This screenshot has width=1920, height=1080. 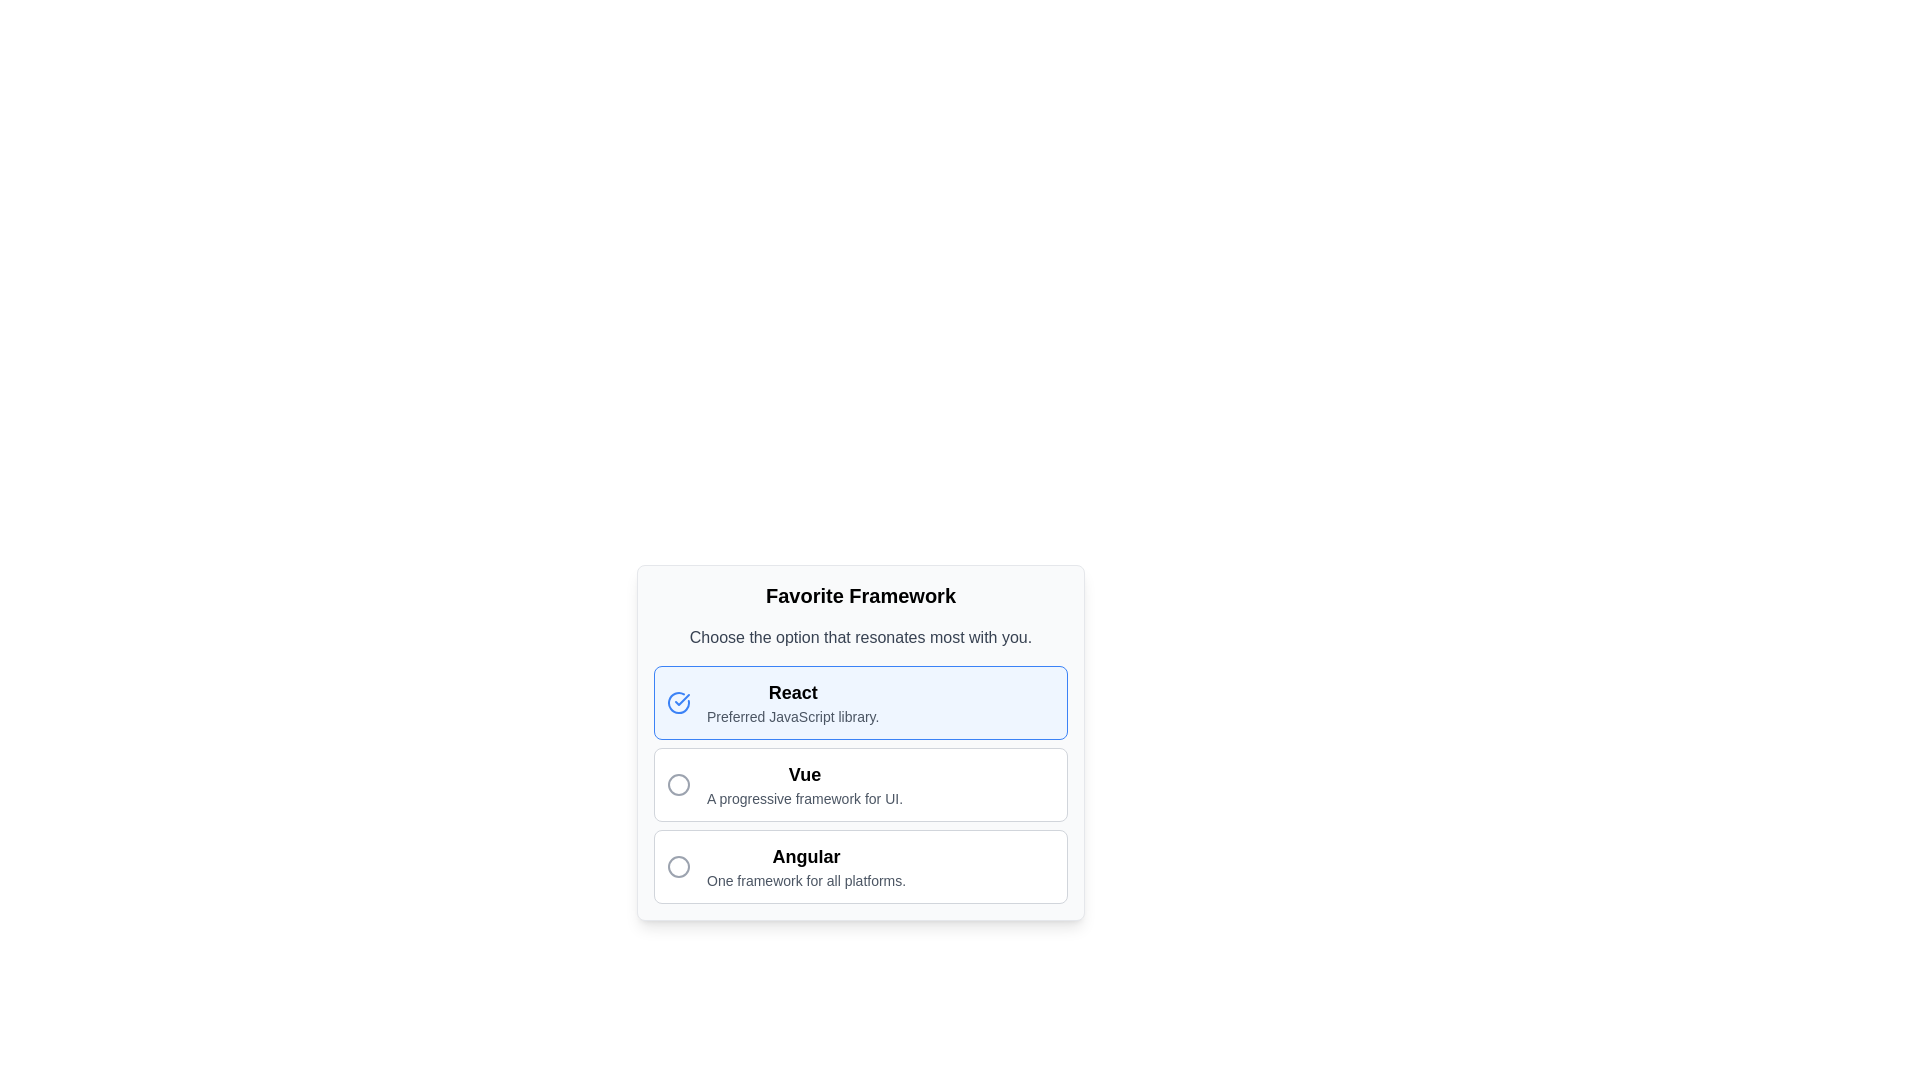 I want to click on the selection marker icon representing the 'Angular' option in the 'Favorite Framework' selection menu, so click(x=678, y=866).